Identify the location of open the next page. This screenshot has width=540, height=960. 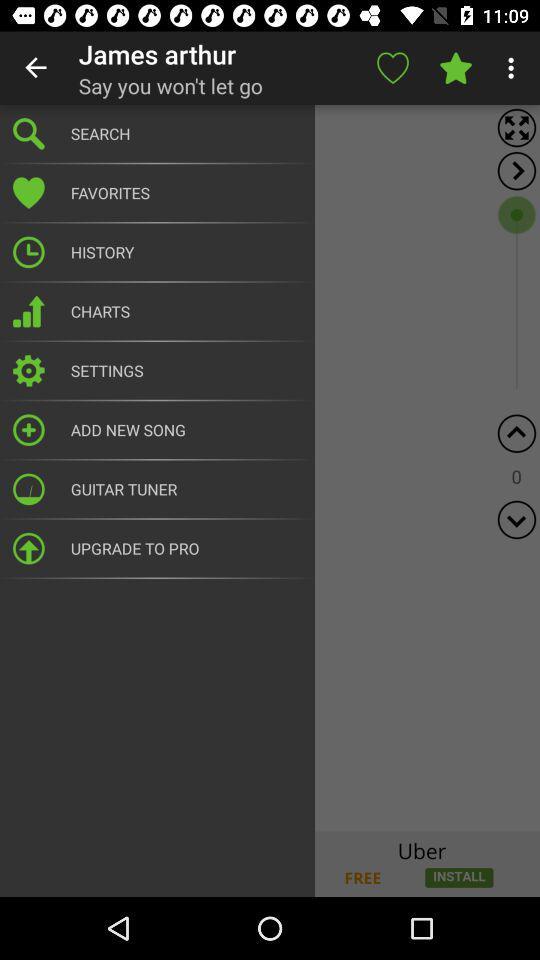
(516, 170).